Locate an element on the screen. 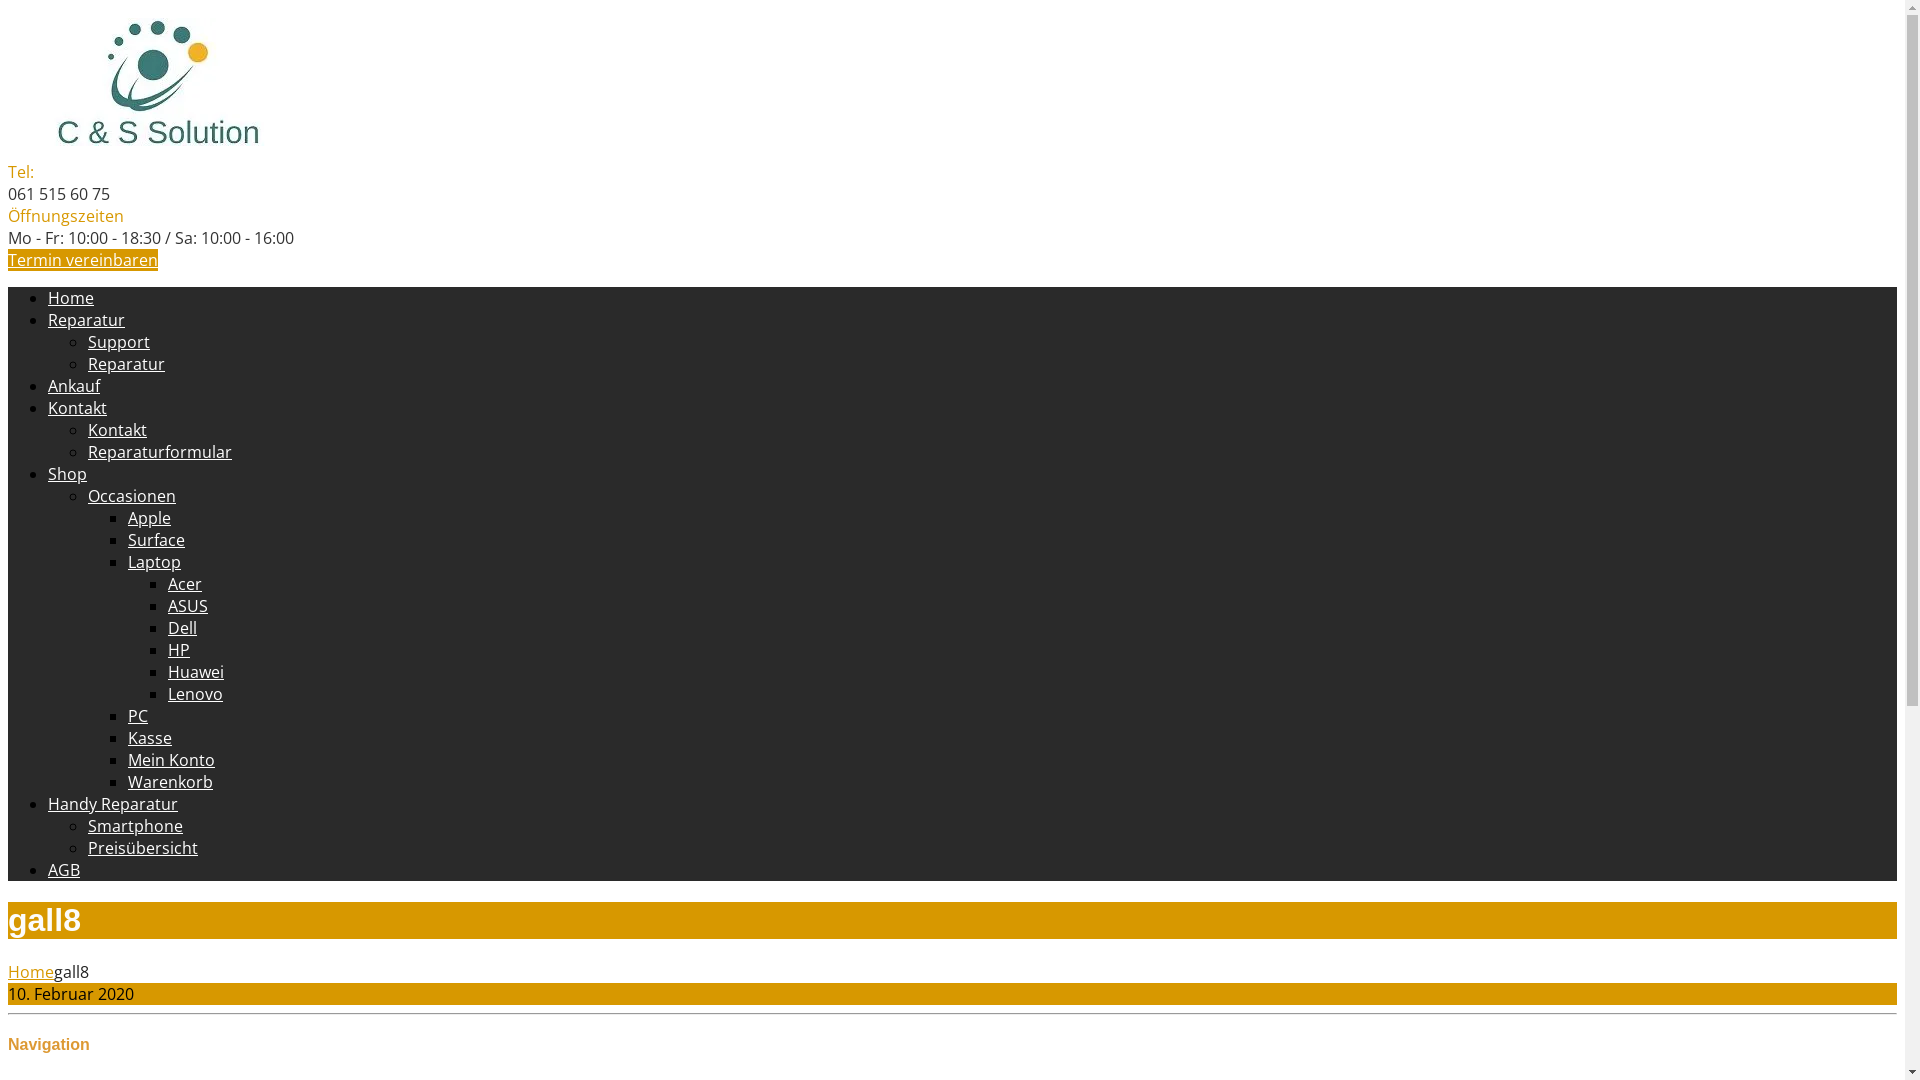 This screenshot has height=1080, width=1920. 'Skip to content' is located at coordinates (7, 7).